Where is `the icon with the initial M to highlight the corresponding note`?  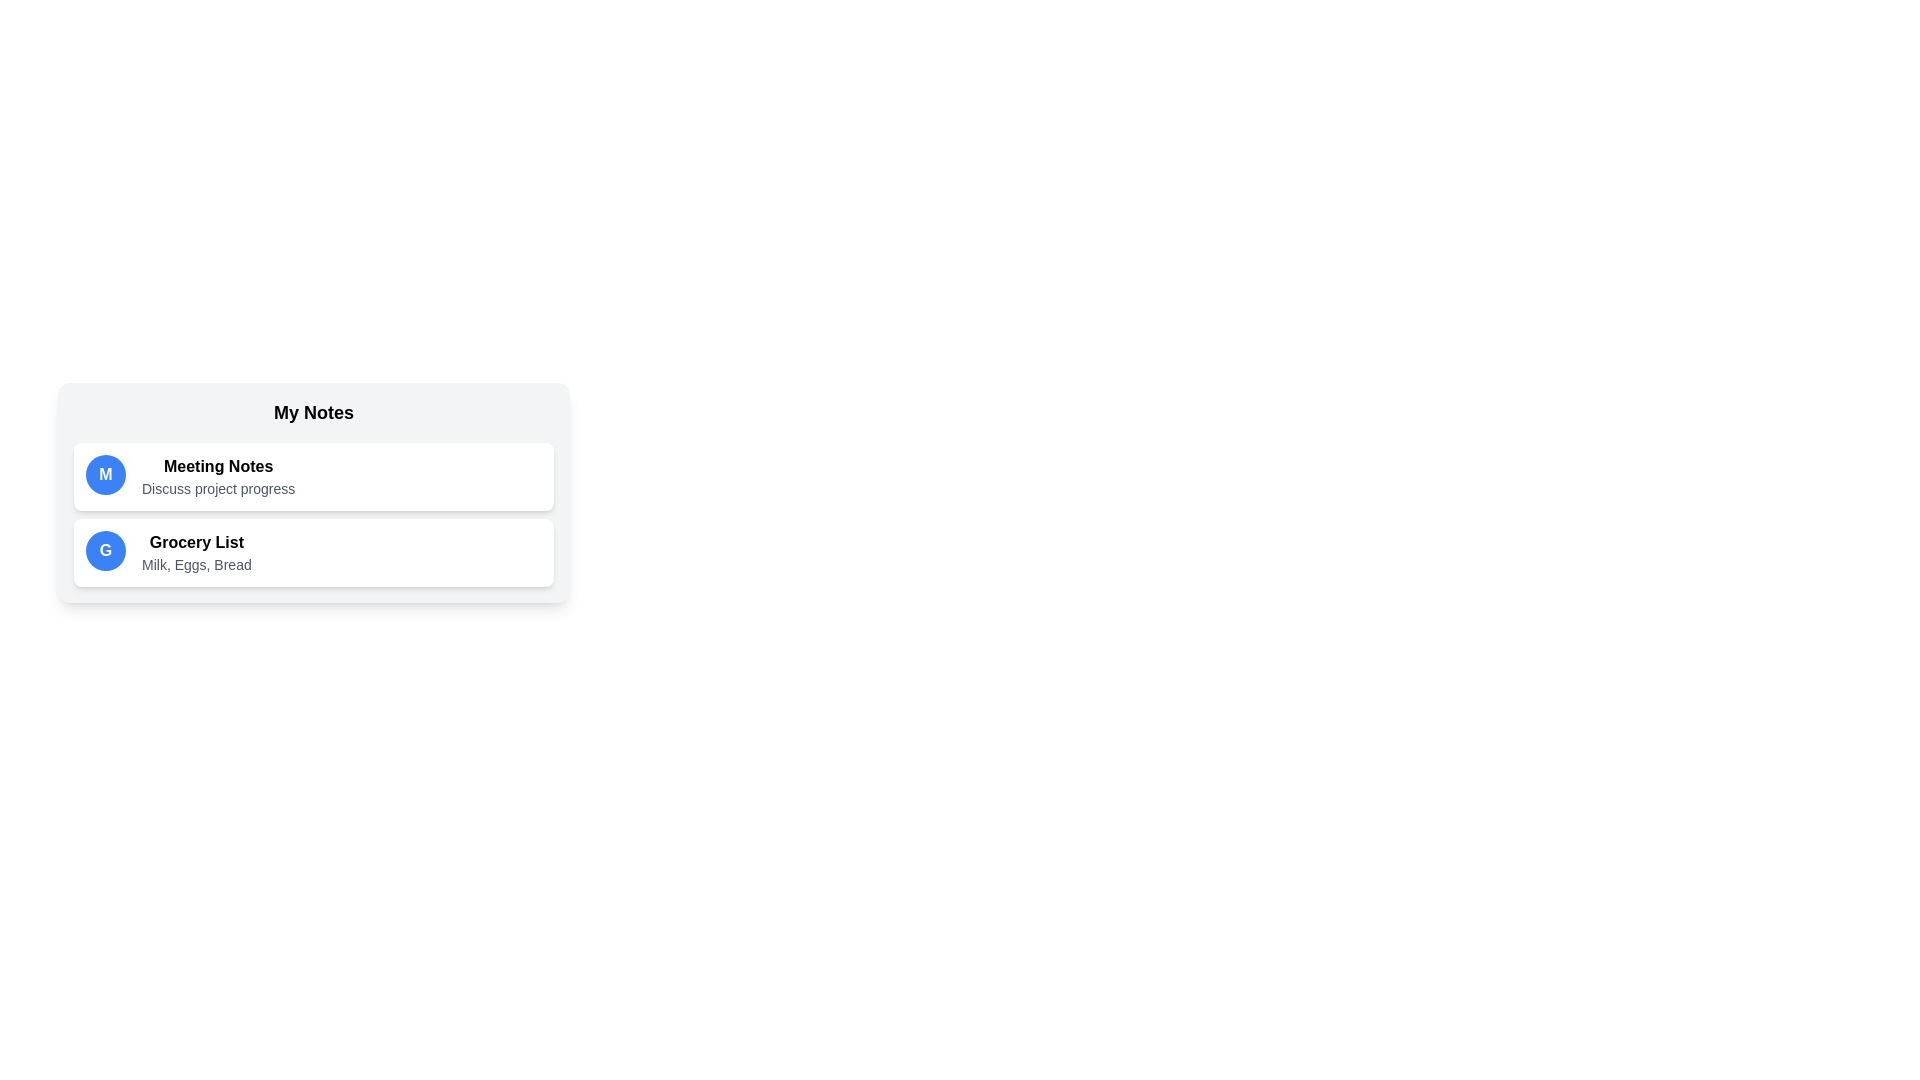 the icon with the initial M to highlight the corresponding note is located at coordinates (104, 474).